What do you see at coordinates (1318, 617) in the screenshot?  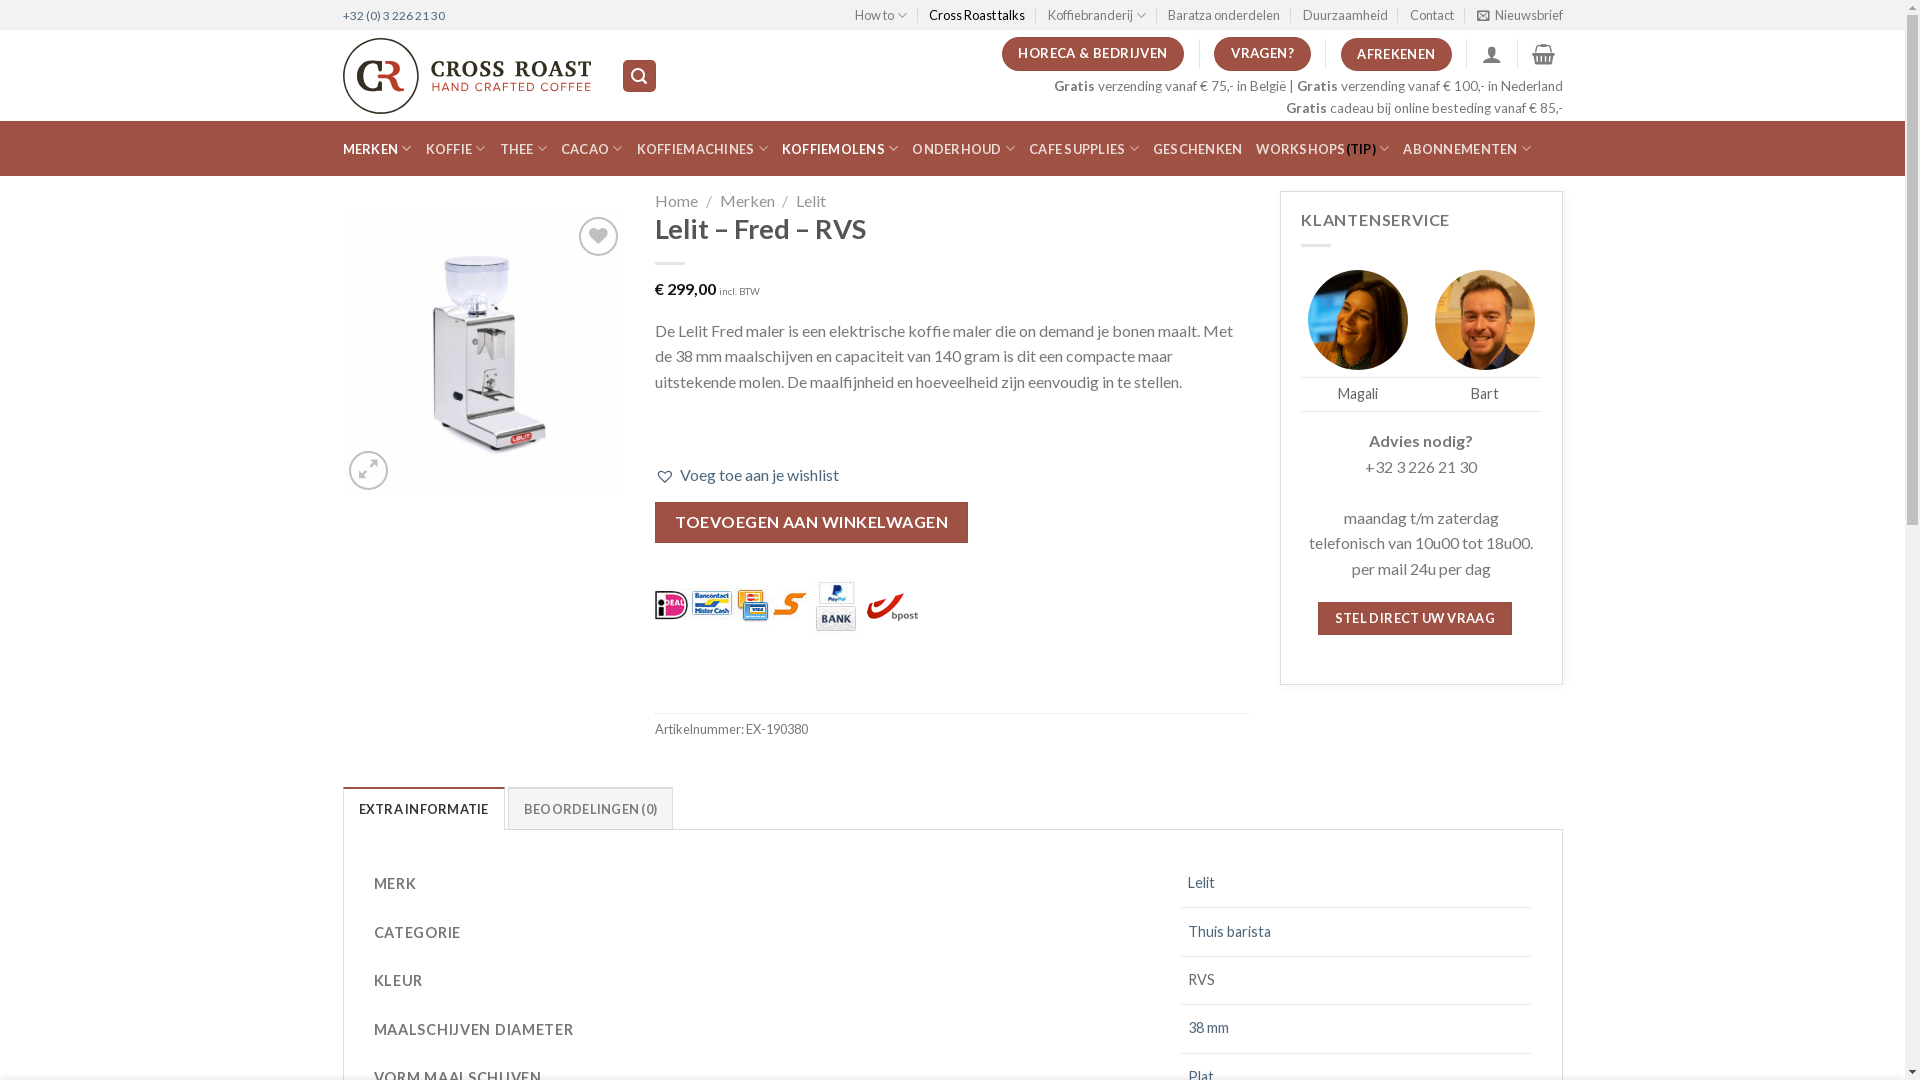 I see `'STEL DIRECT UW VRAAG'` at bounding box center [1318, 617].